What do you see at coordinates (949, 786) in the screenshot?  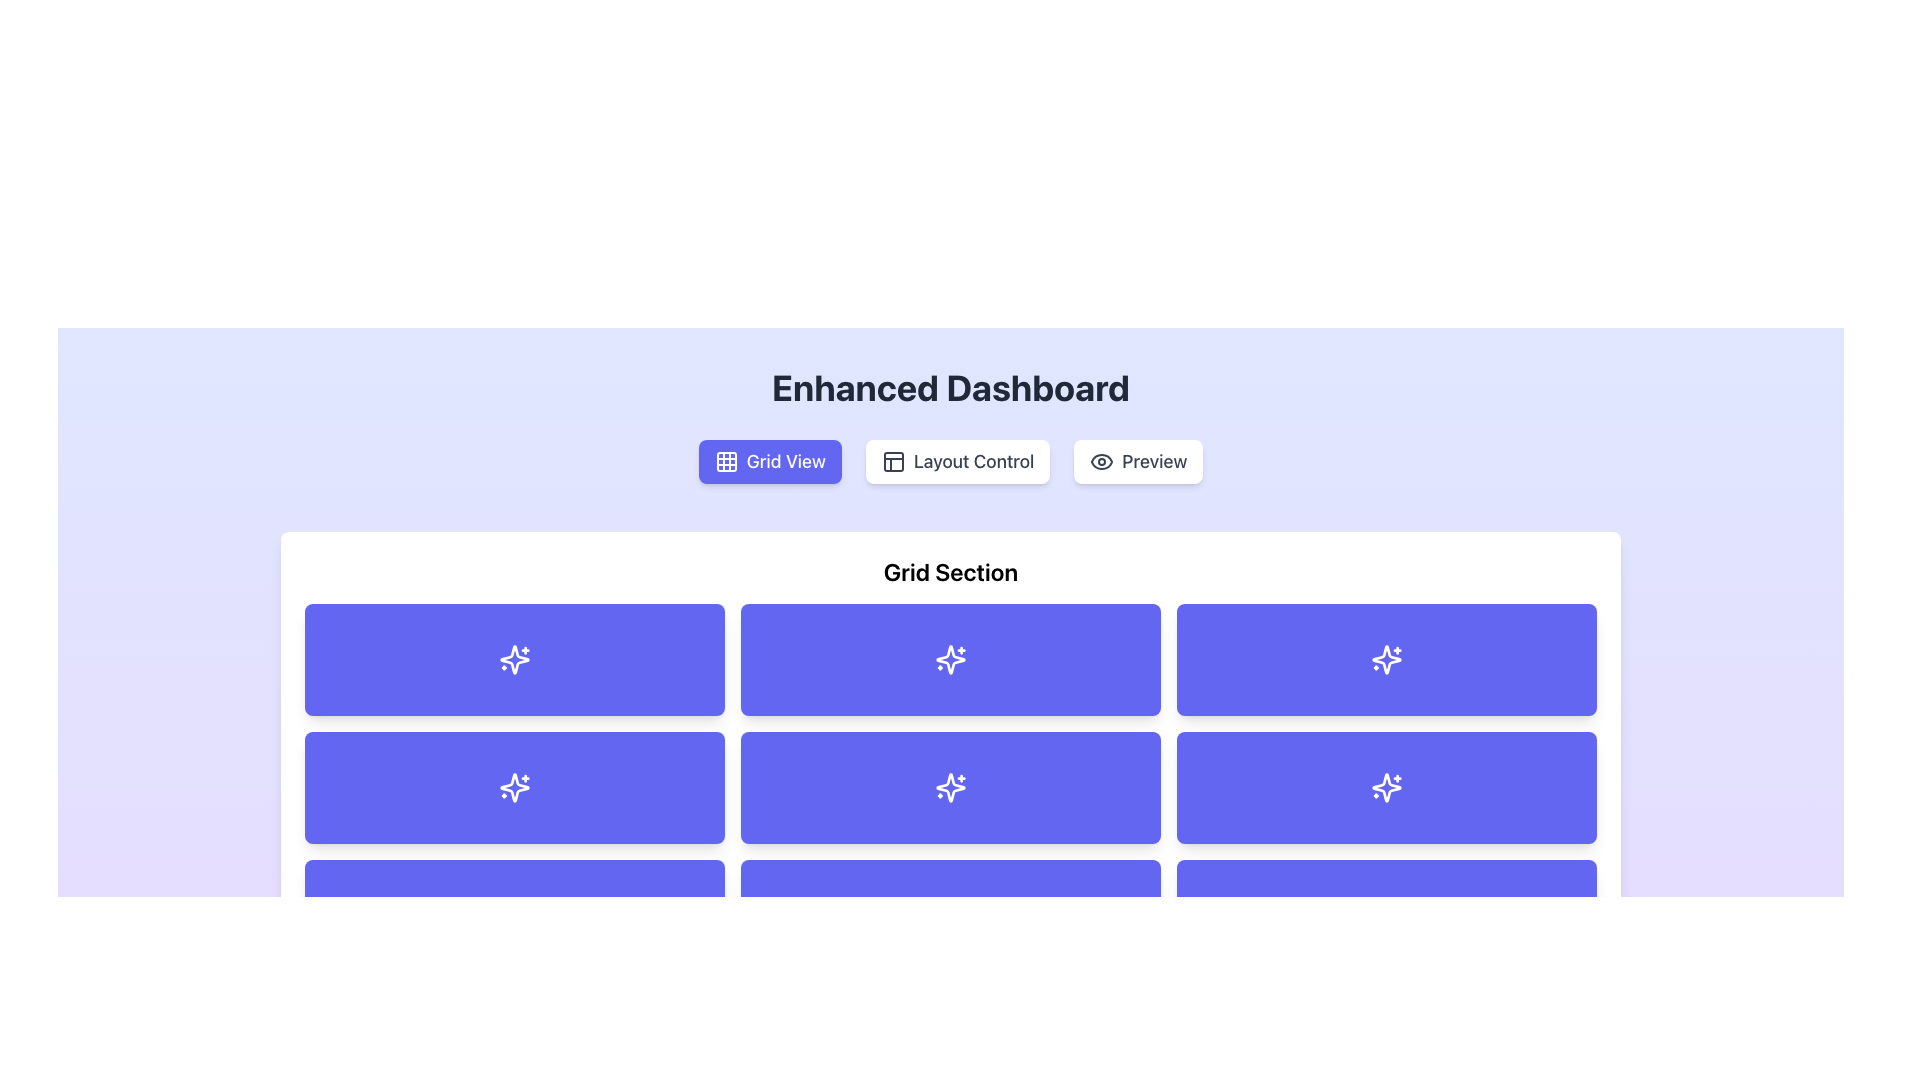 I see `the sparkling star-shaped icon rendered in white lines against a vibrant indigo blue rectangle, located in the second column of the second row of the grid layout` at bounding box center [949, 786].